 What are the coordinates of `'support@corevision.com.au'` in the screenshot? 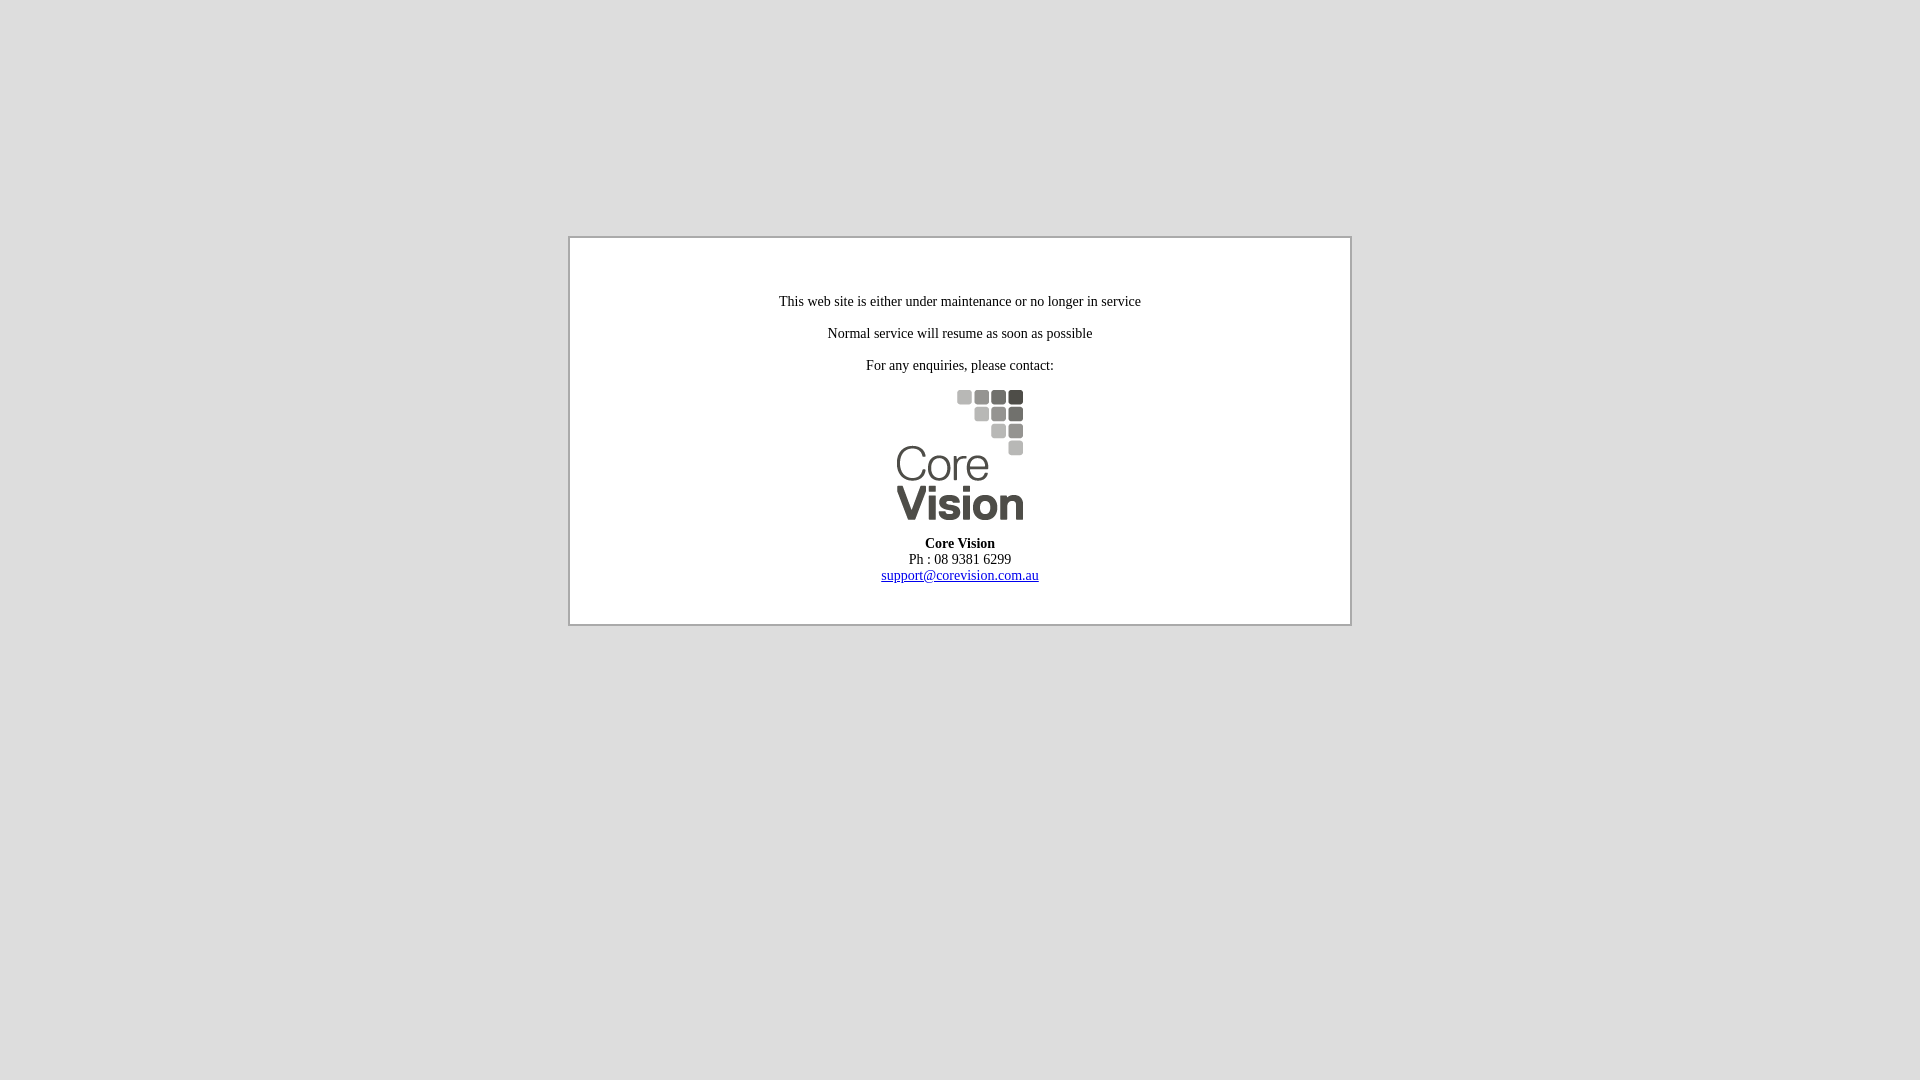 It's located at (960, 575).